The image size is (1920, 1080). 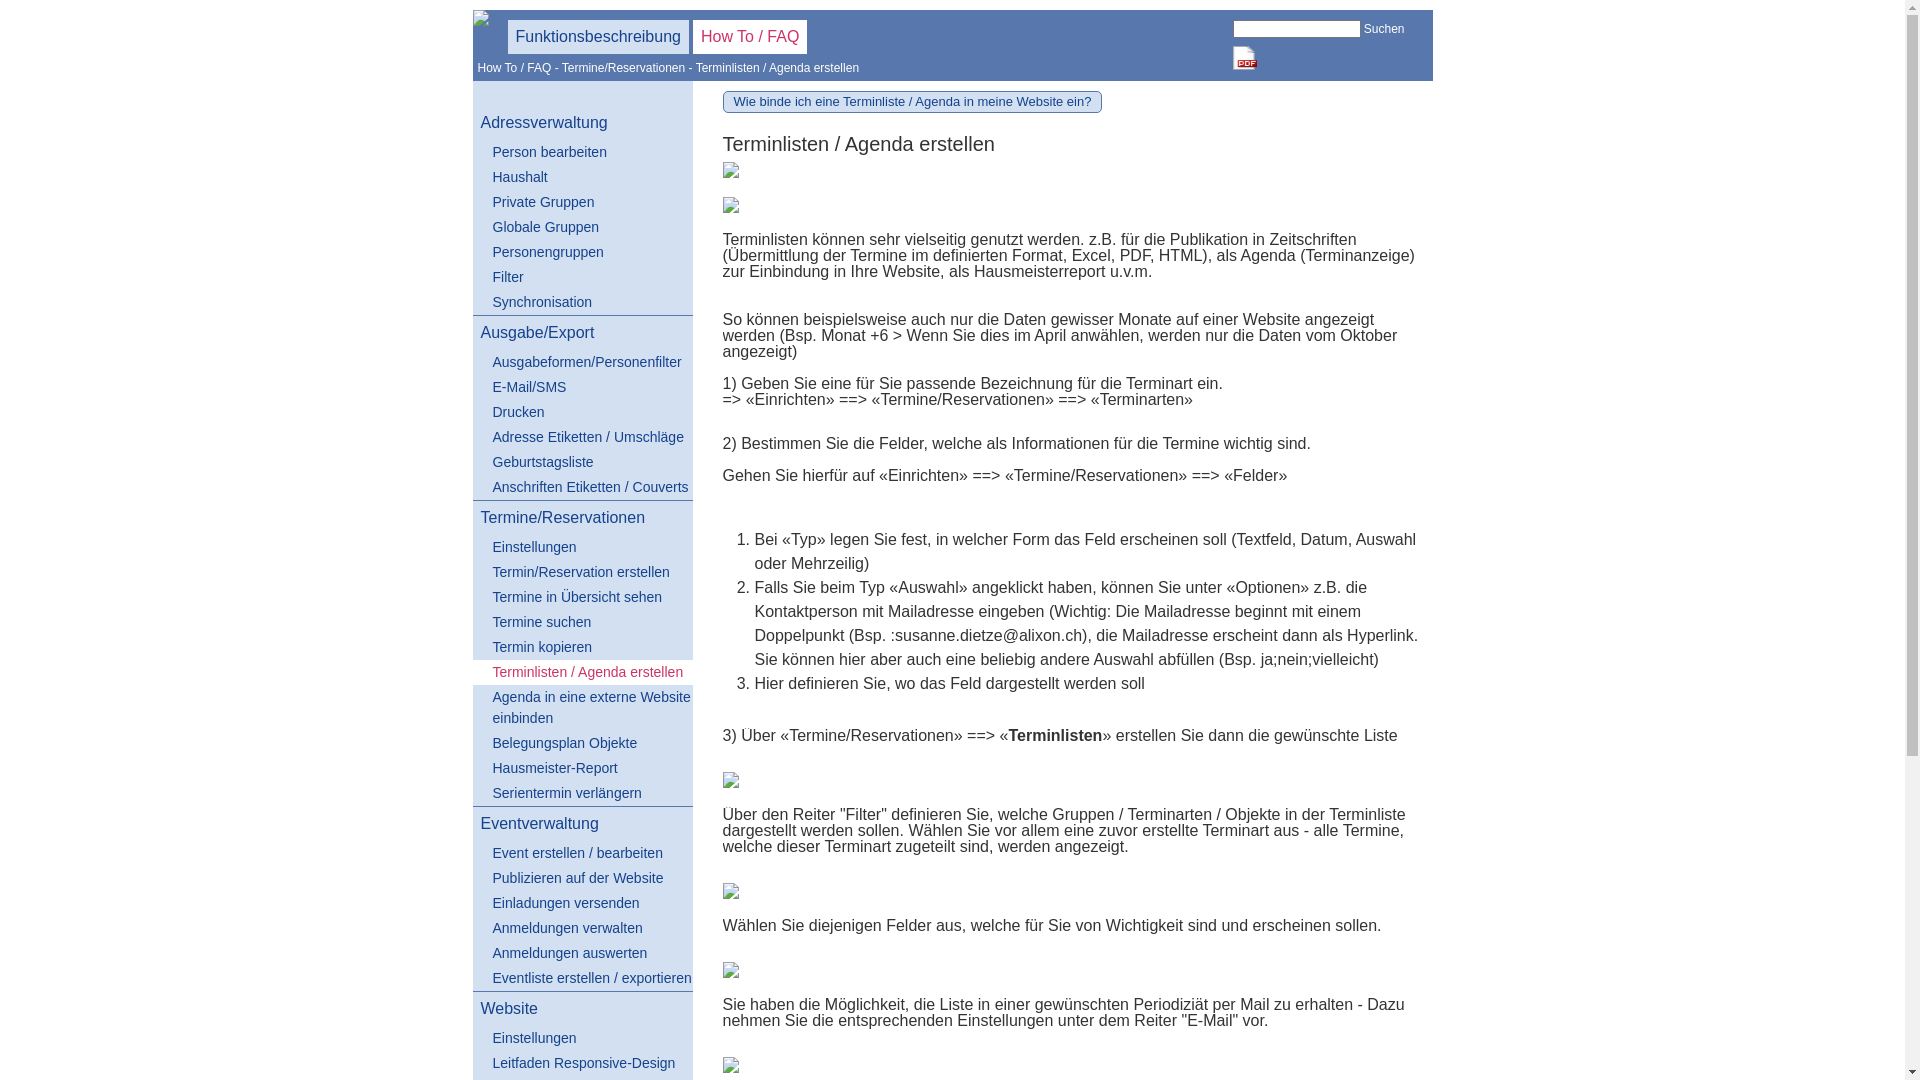 I want to click on 'Termin/Reservation erstellen', so click(x=580, y=572).